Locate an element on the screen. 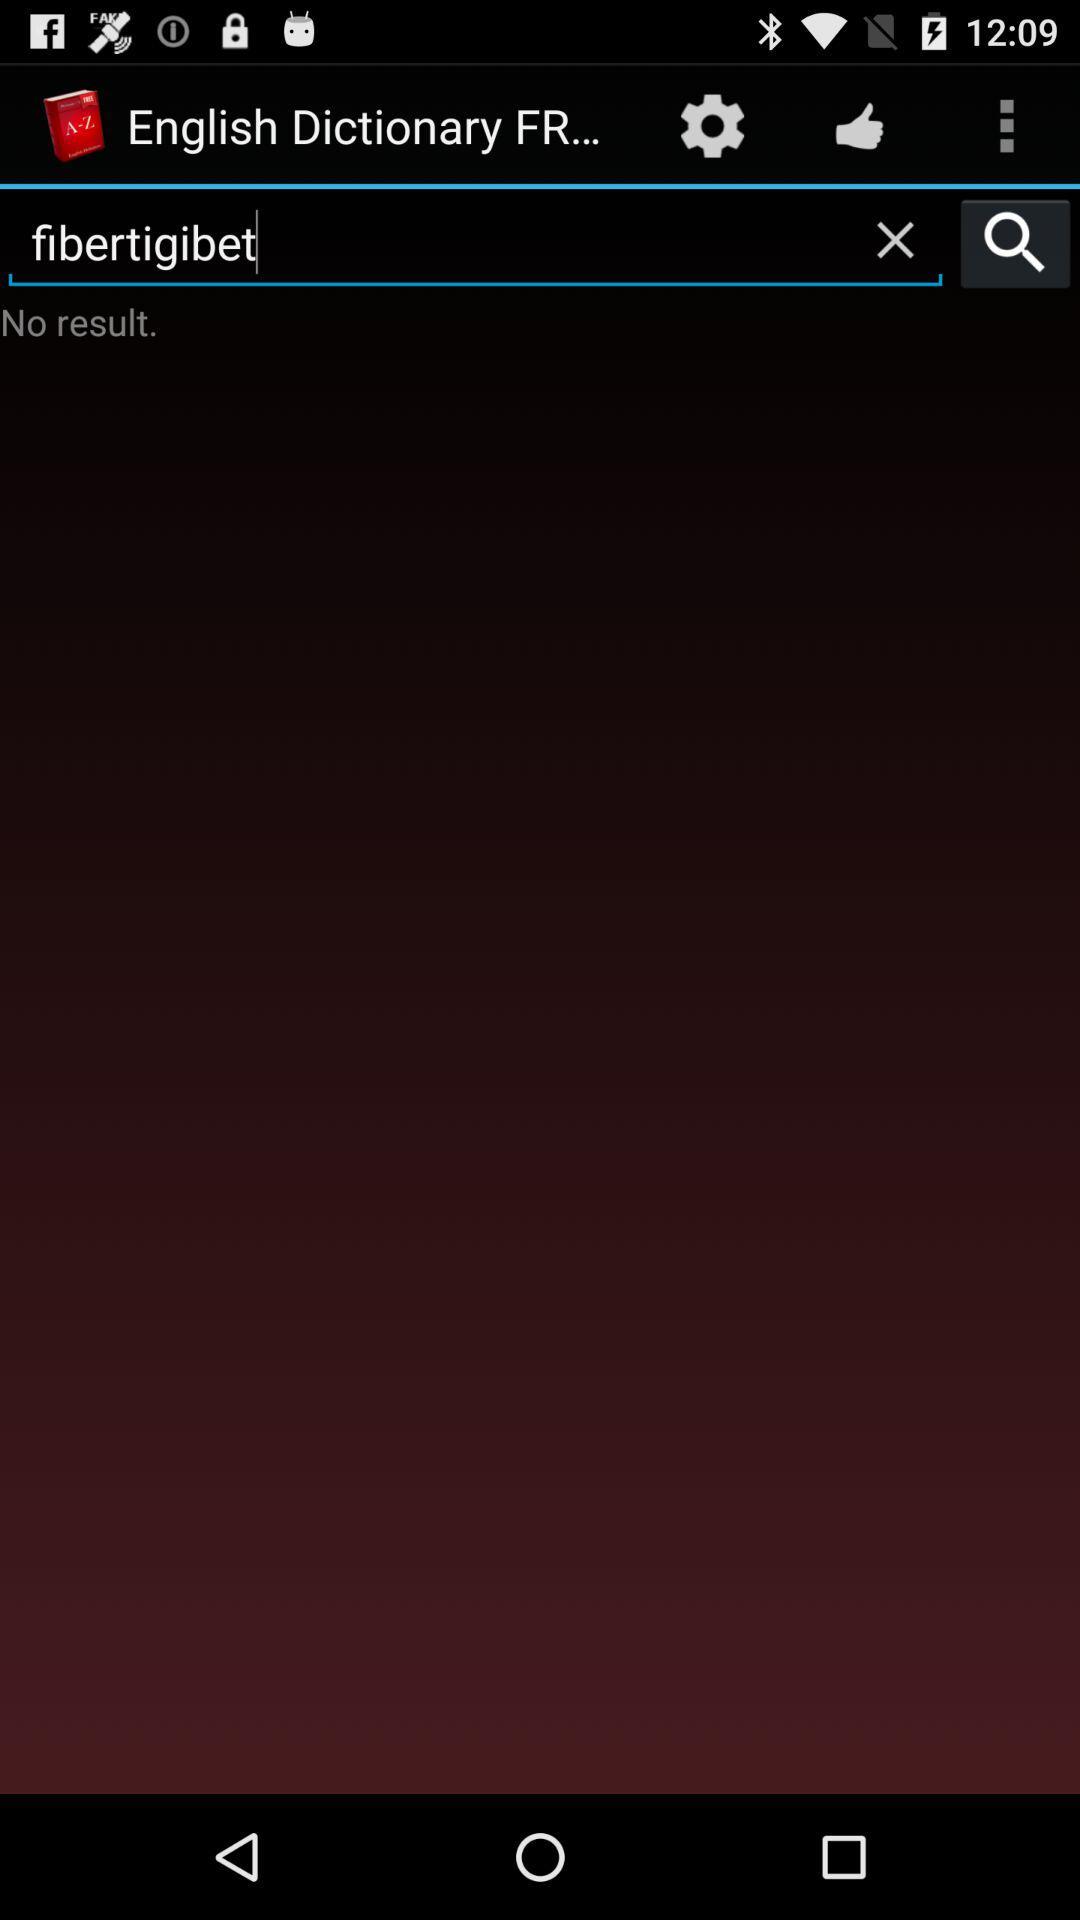 The width and height of the screenshot is (1080, 1920). the item to the right of fibertigibet icon is located at coordinates (1015, 242).